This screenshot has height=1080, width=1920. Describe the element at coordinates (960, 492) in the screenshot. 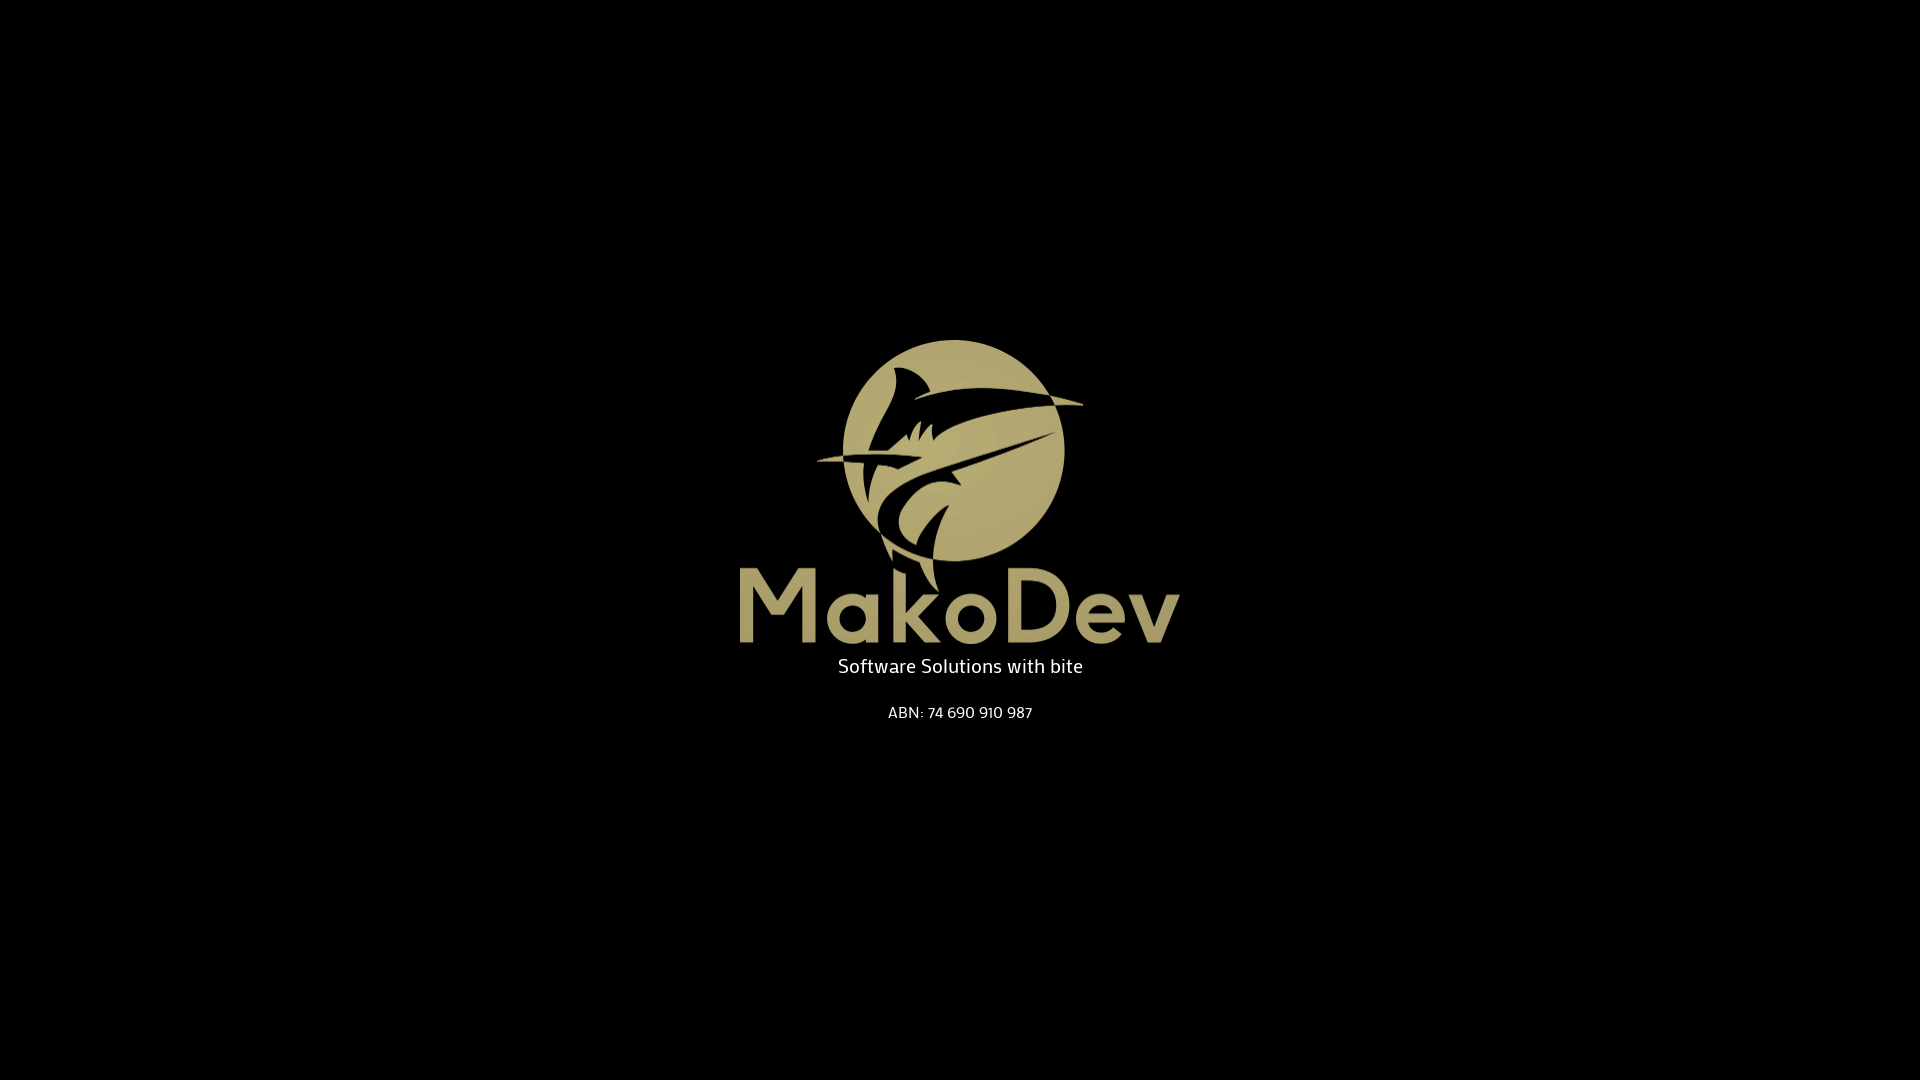

I see `'MakoDev'` at that location.